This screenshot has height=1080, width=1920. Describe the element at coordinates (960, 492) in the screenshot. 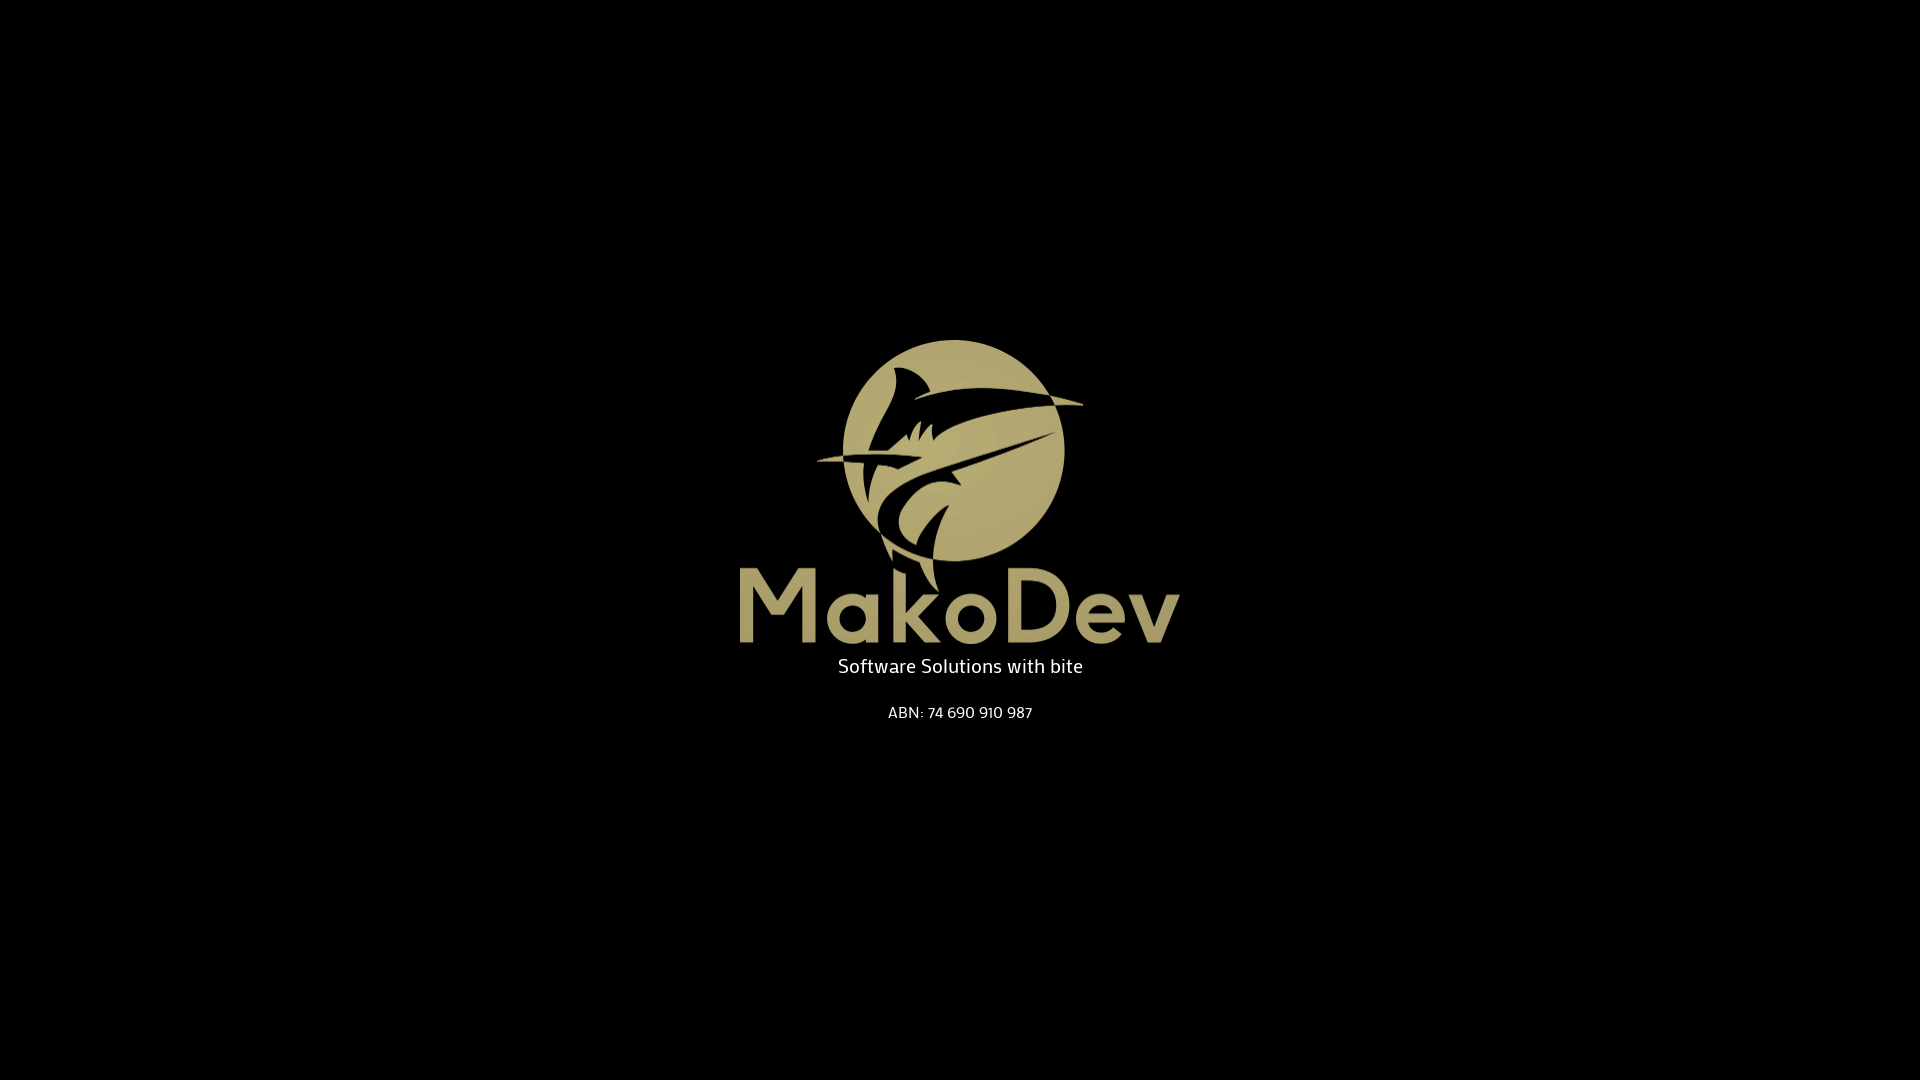

I see `'MakoDev'` at that location.